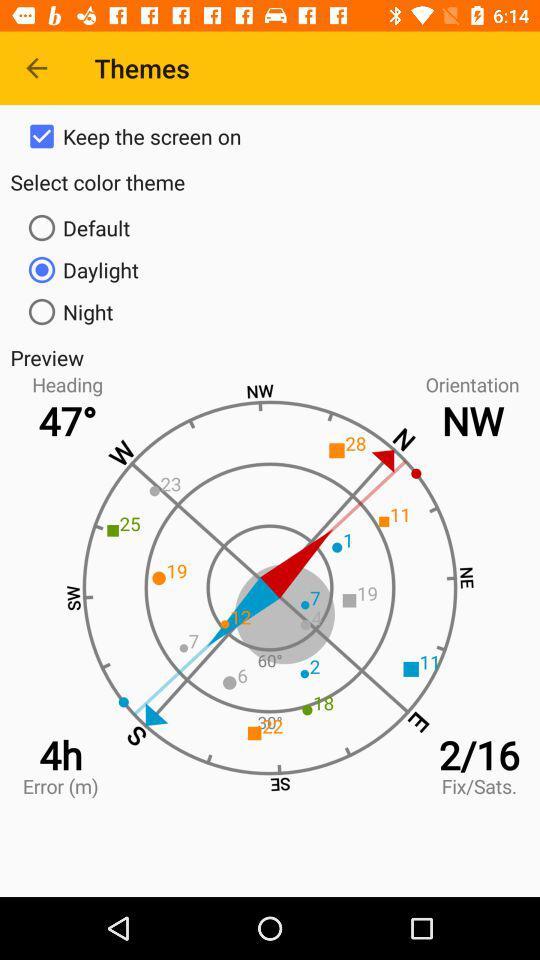 The image size is (540, 960). Describe the element at coordinates (270, 268) in the screenshot. I see `item above the night` at that location.